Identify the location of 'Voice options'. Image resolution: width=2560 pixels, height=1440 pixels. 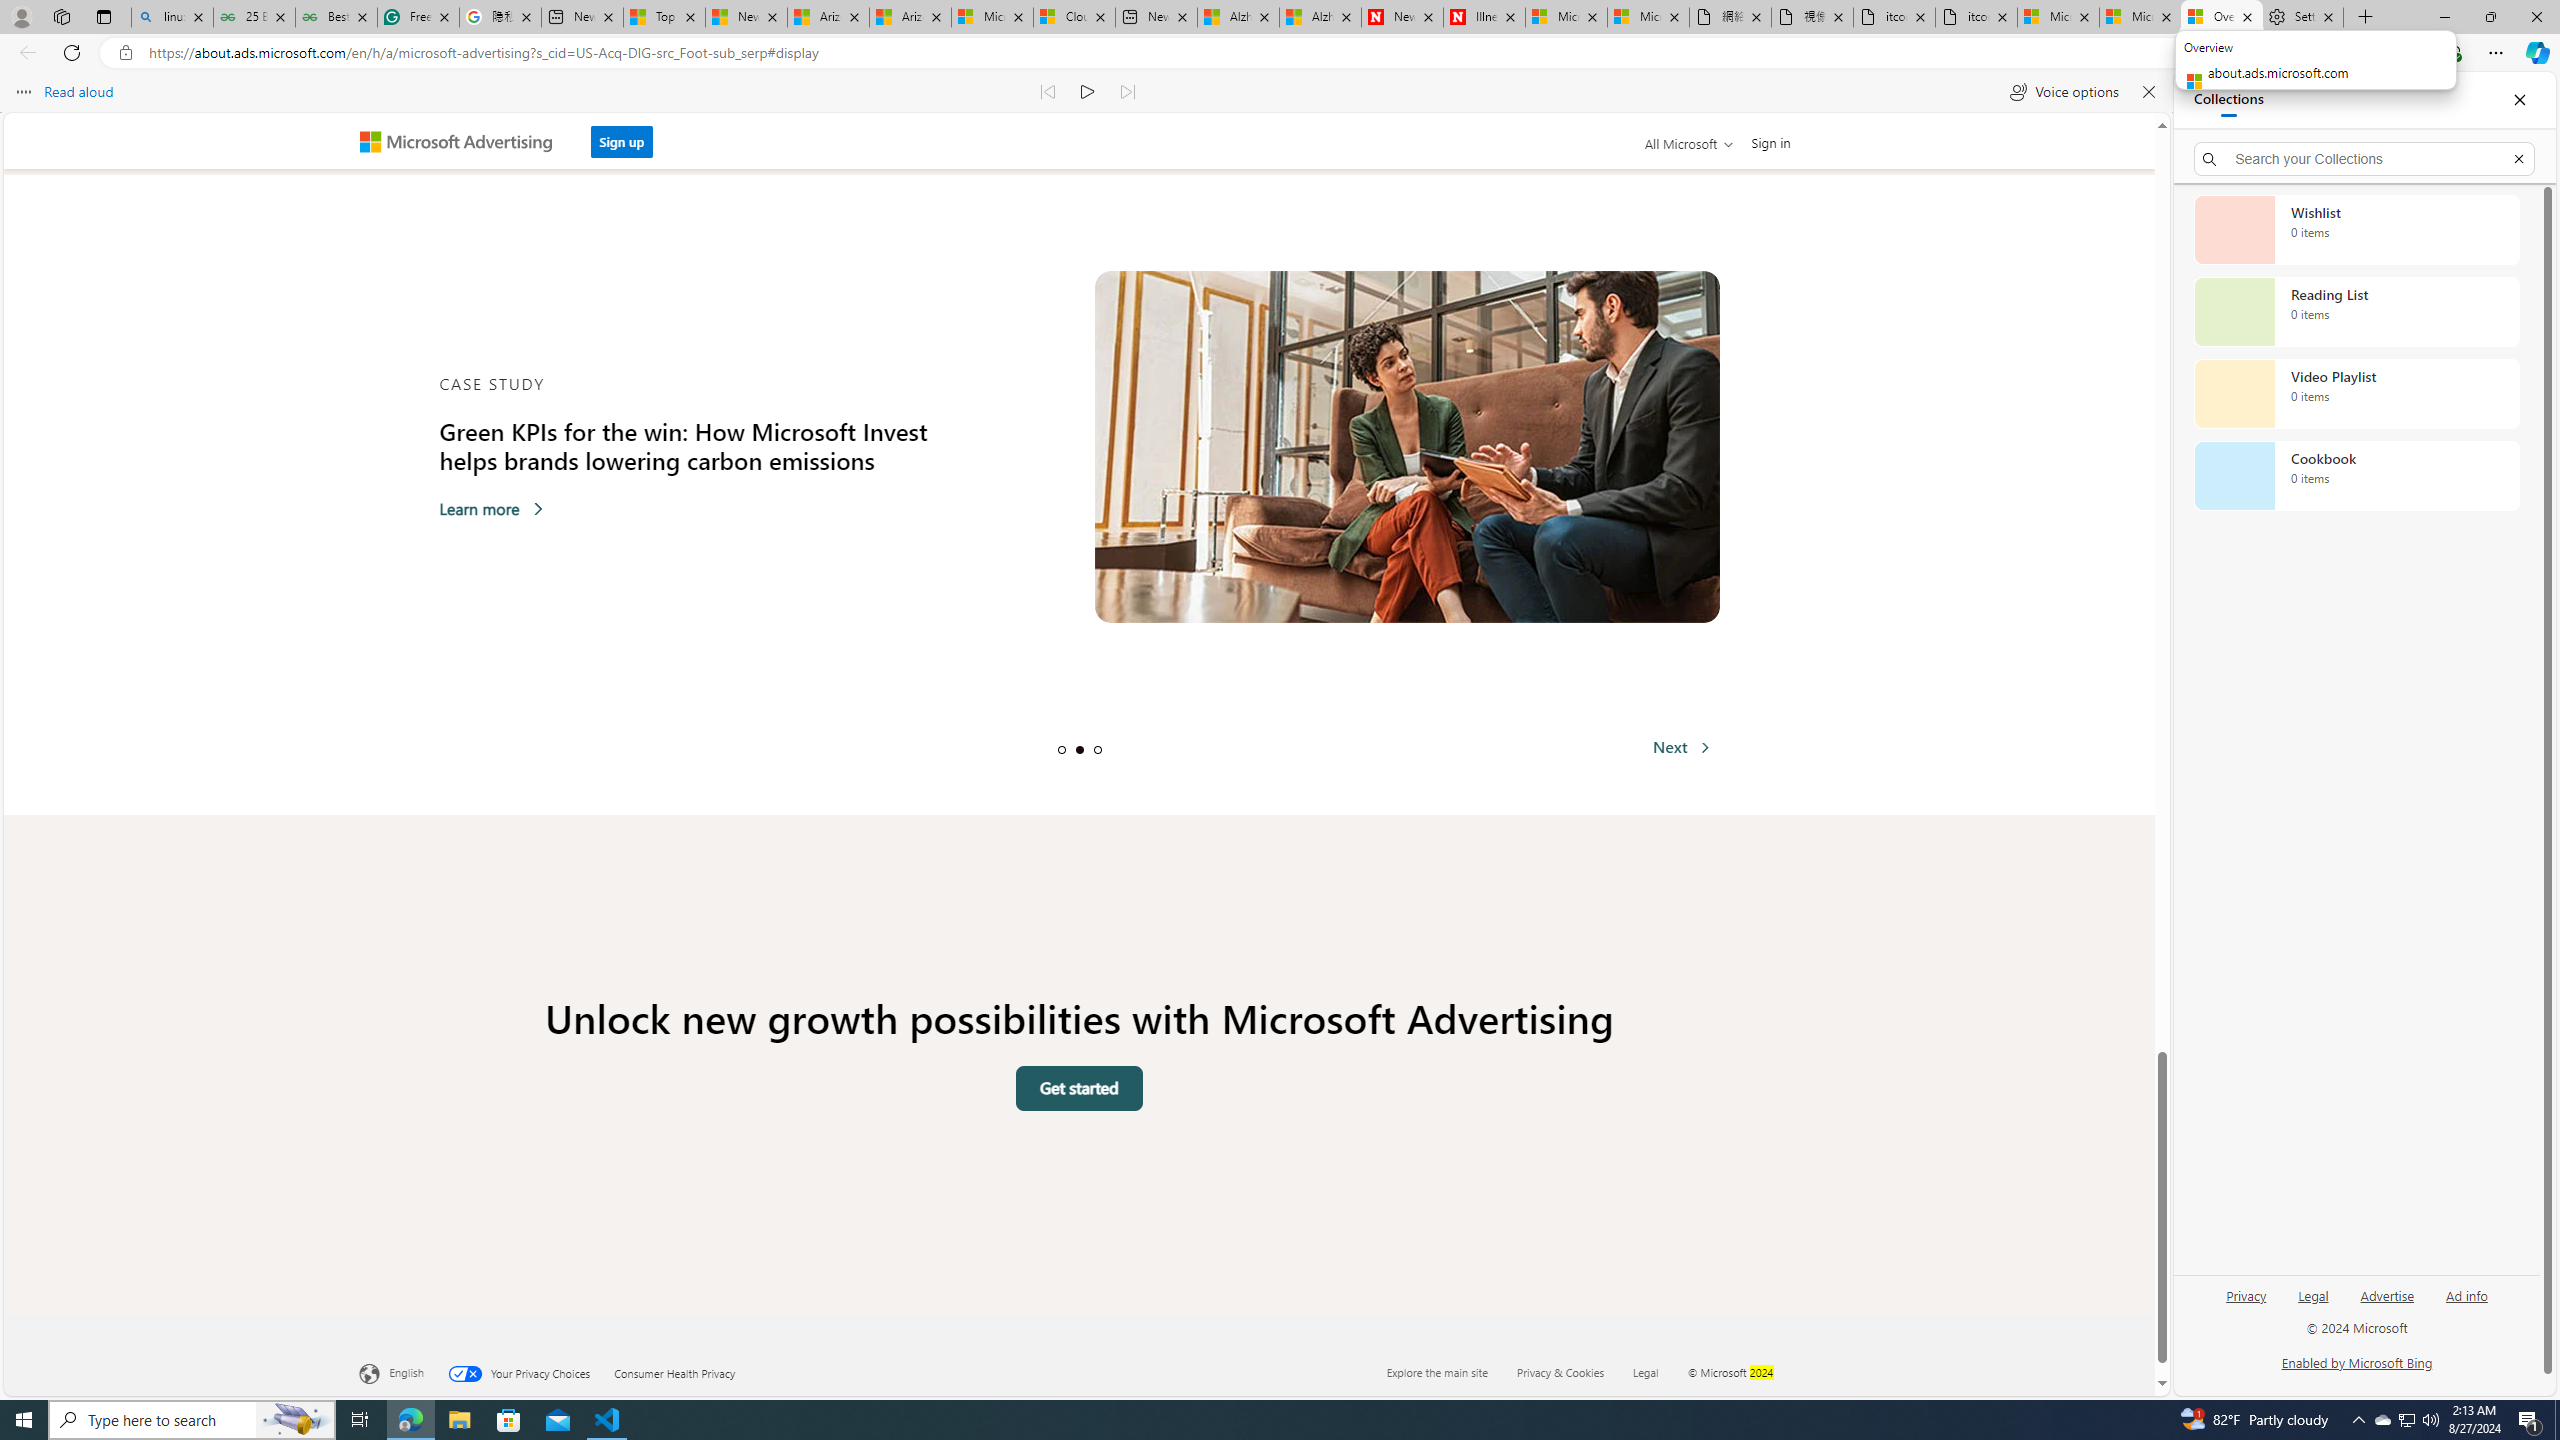
(2063, 91).